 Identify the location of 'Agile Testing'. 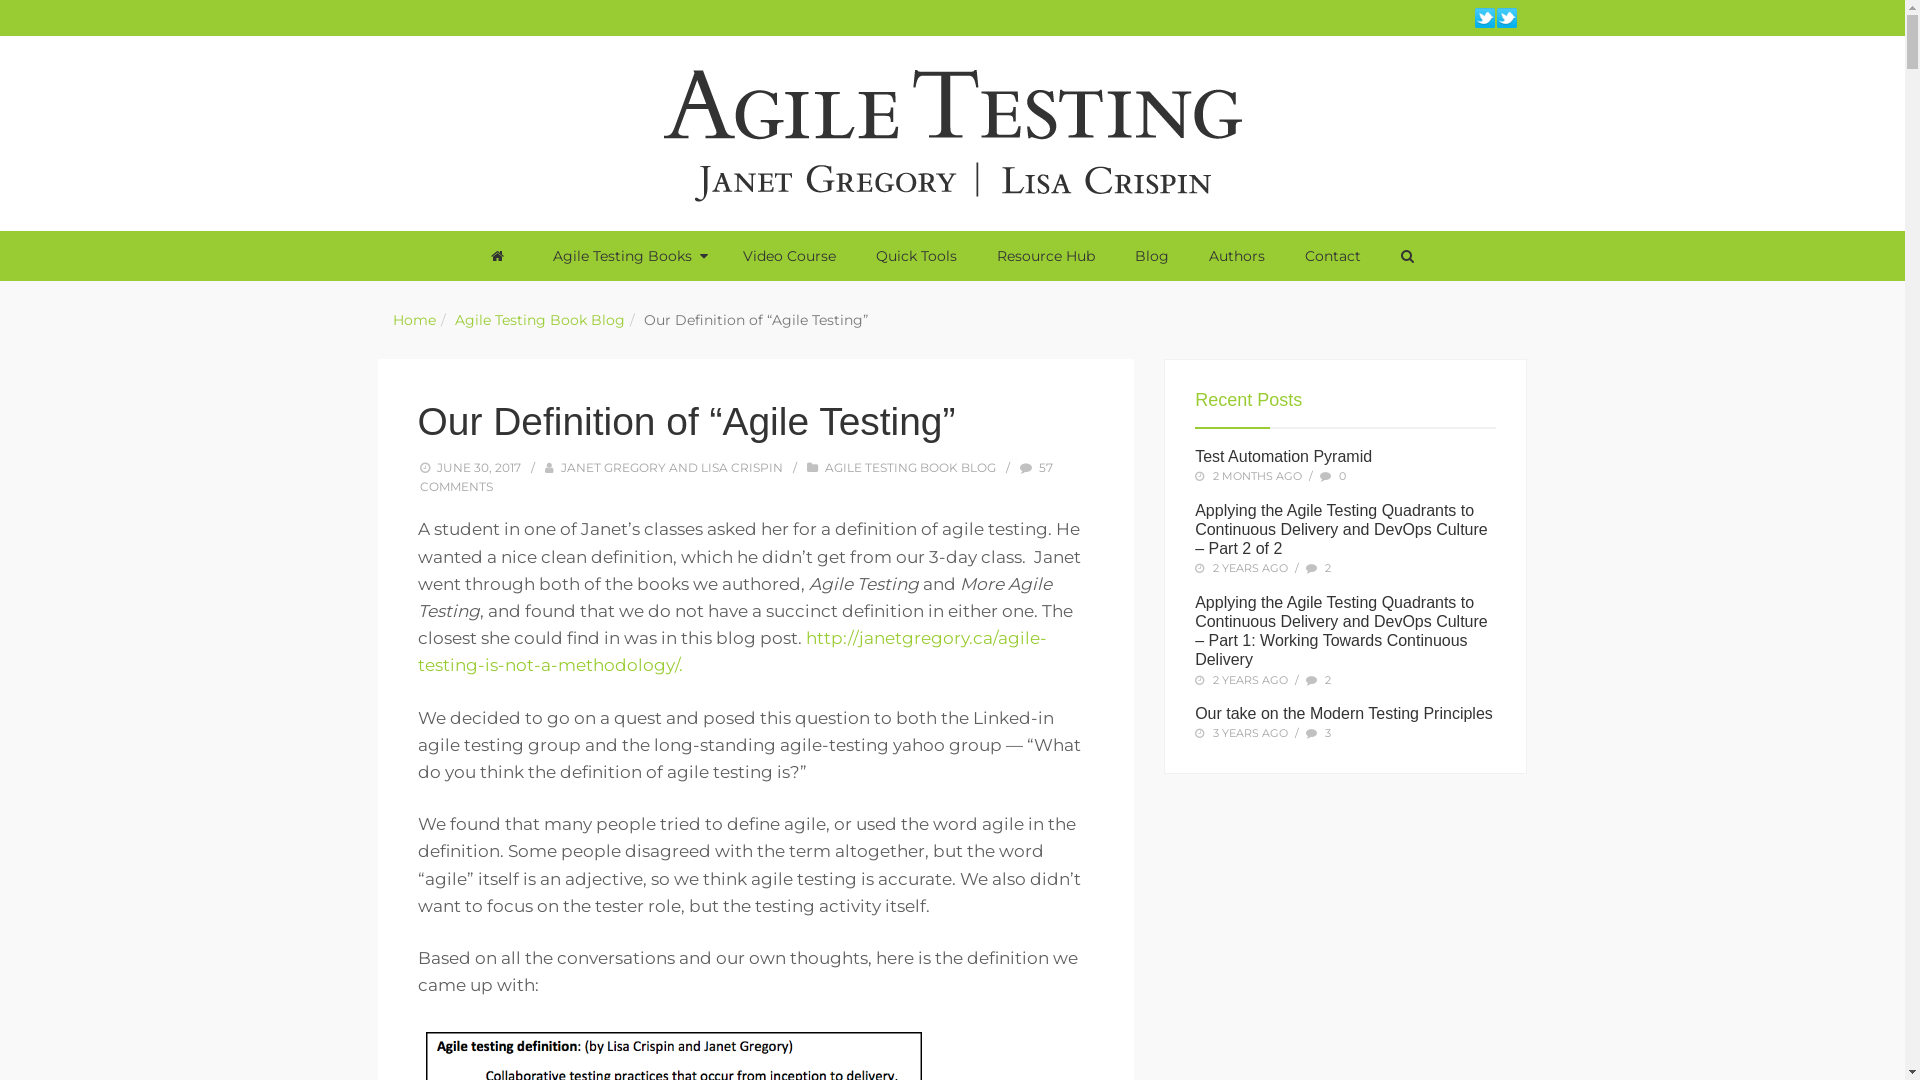
(950, 131).